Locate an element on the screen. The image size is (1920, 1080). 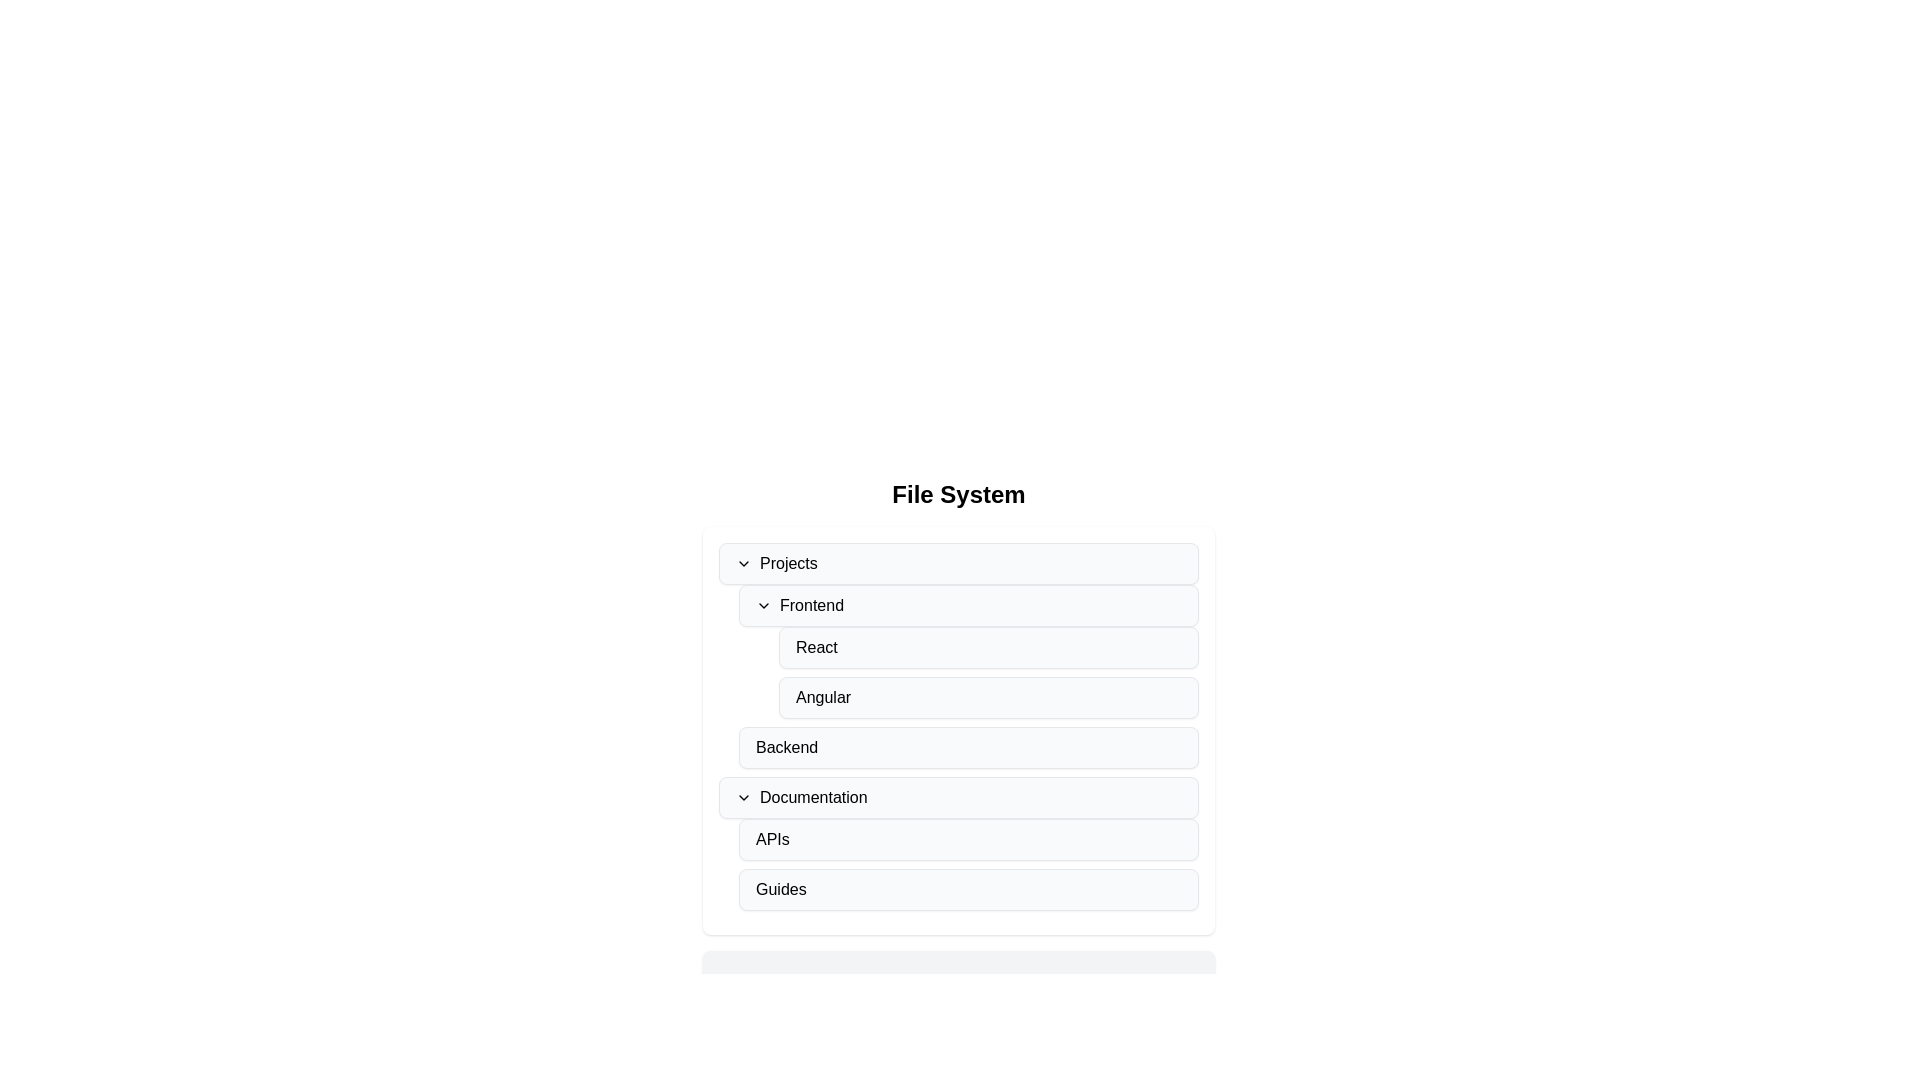
the 'Angular' button-like list item is located at coordinates (969, 697).